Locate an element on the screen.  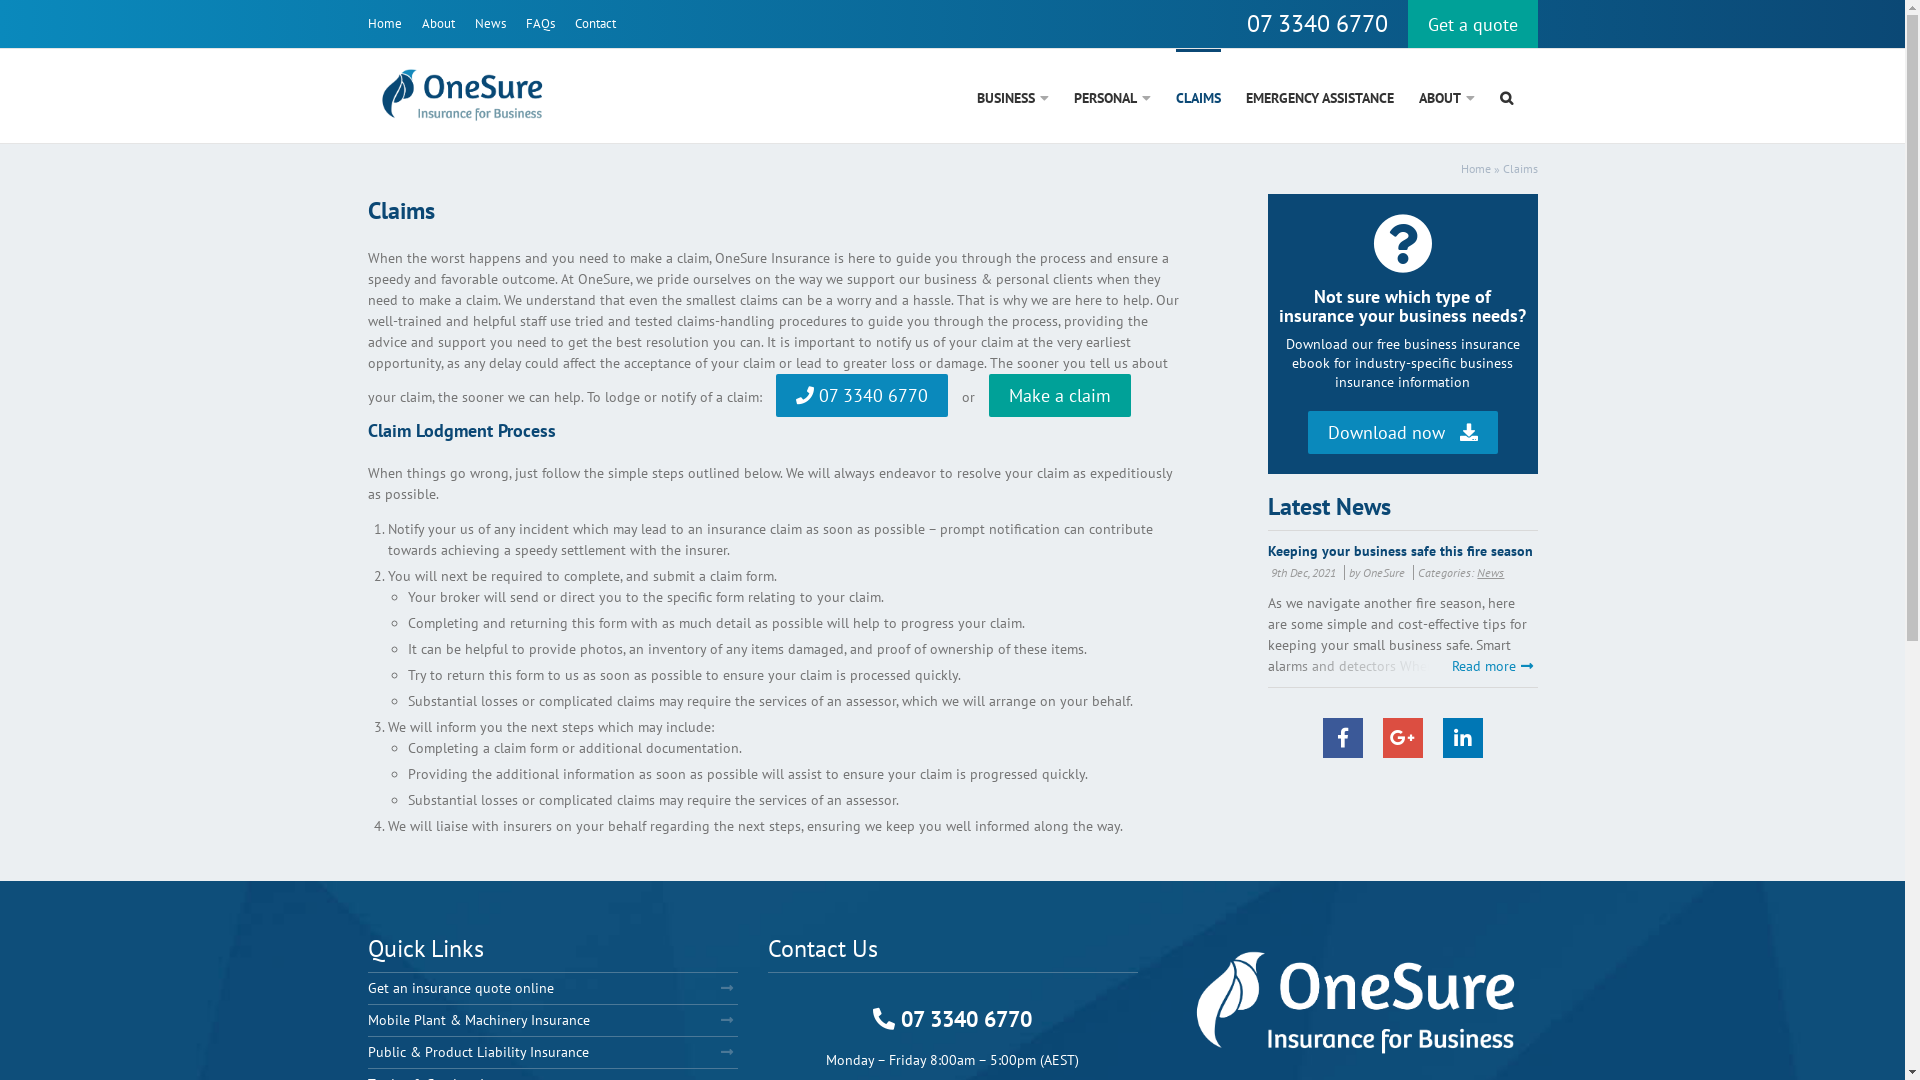
'EMERGENCY ASSISTANCE' is located at coordinates (1245, 95).